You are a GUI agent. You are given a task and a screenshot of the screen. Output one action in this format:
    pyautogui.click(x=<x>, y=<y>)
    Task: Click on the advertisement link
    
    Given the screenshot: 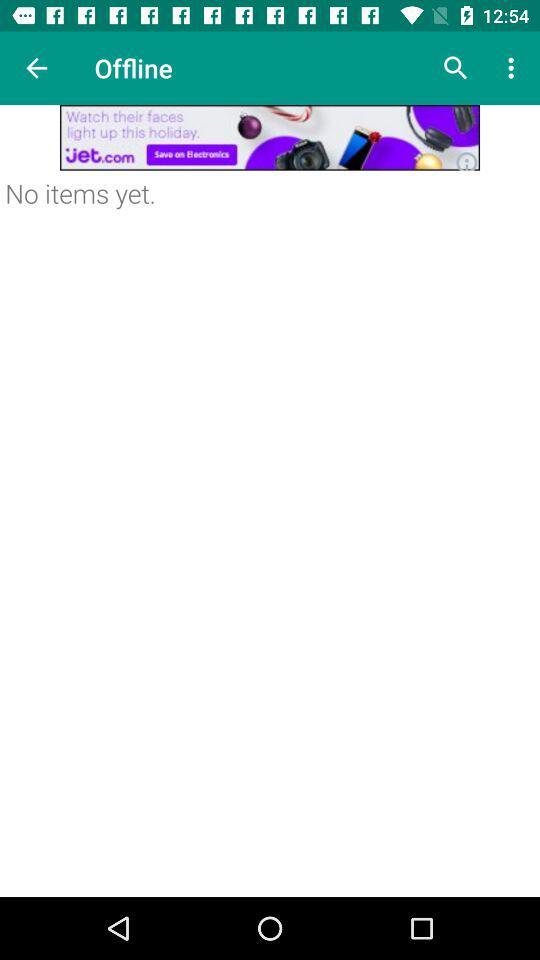 What is the action you would take?
    pyautogui.click(x=270, y=136)
    